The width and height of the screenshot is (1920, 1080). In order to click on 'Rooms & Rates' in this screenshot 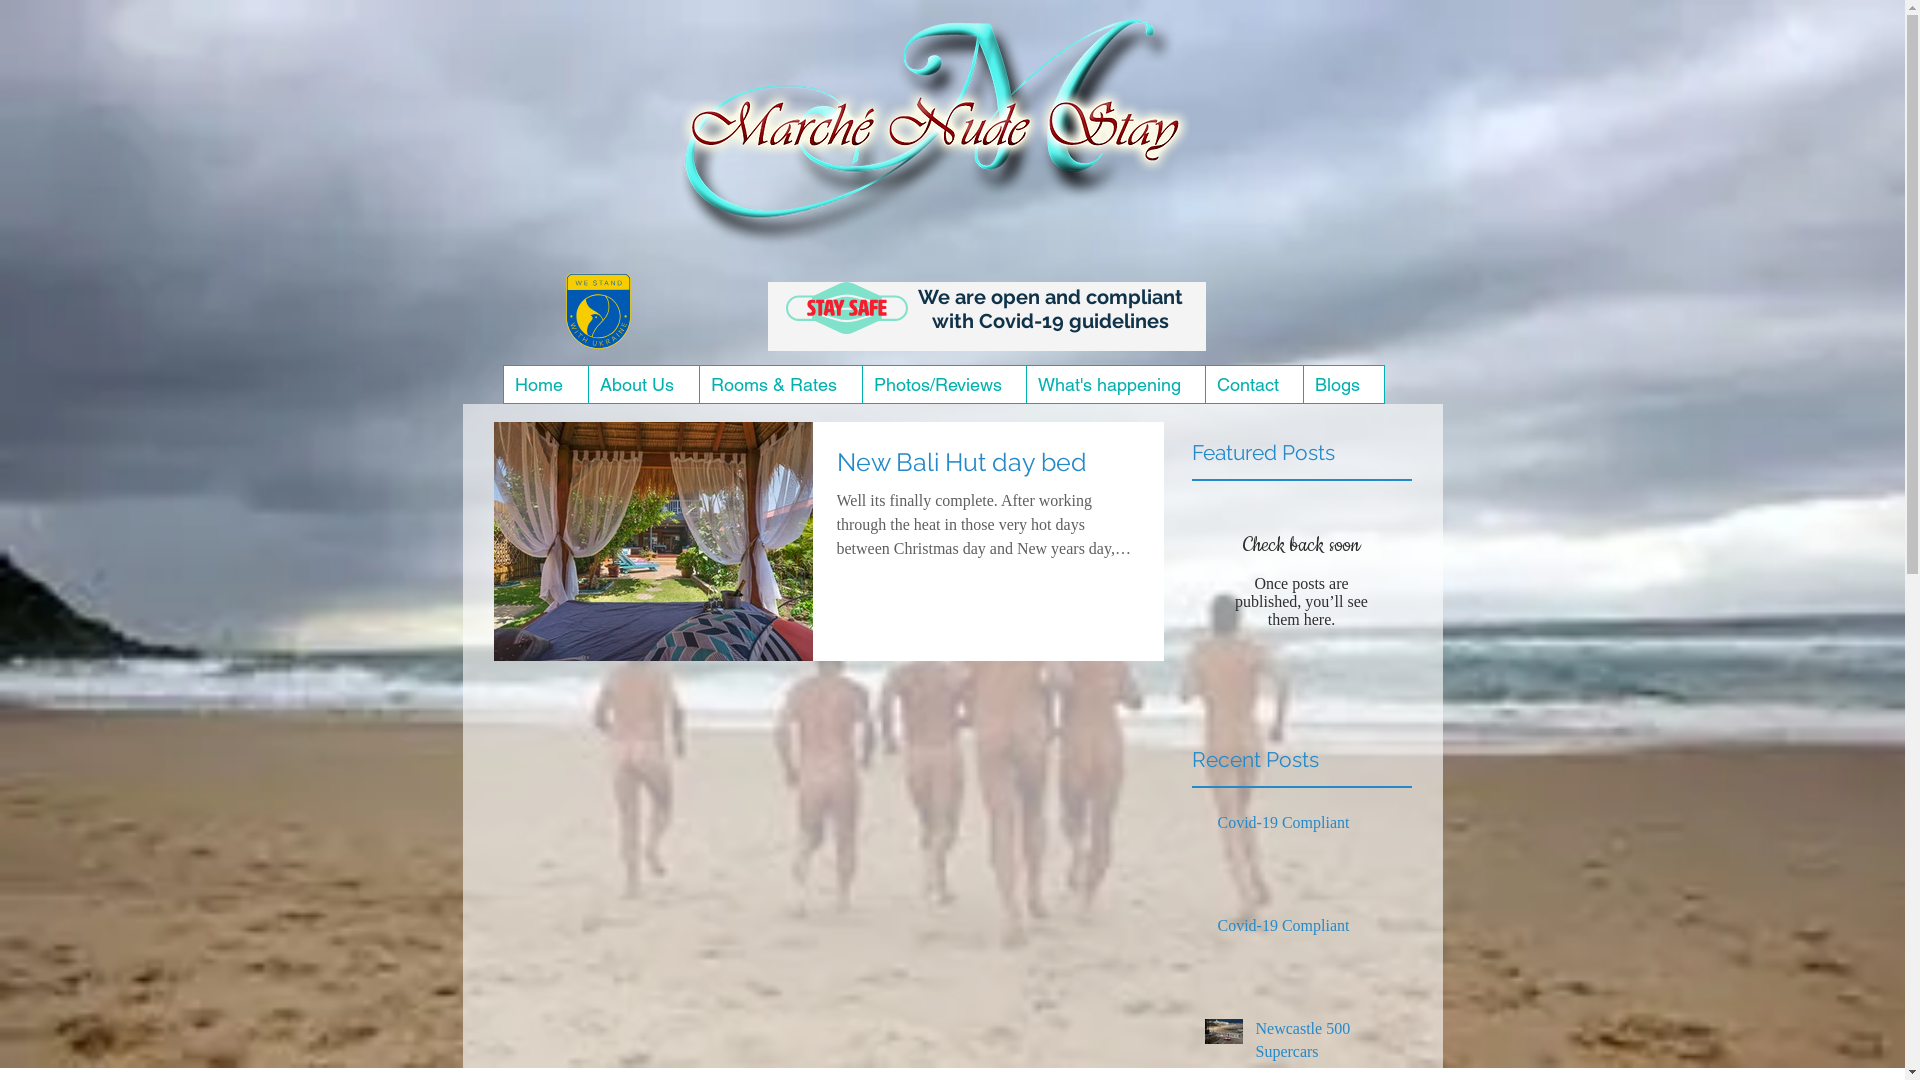, I will do `click(778, 384)`.